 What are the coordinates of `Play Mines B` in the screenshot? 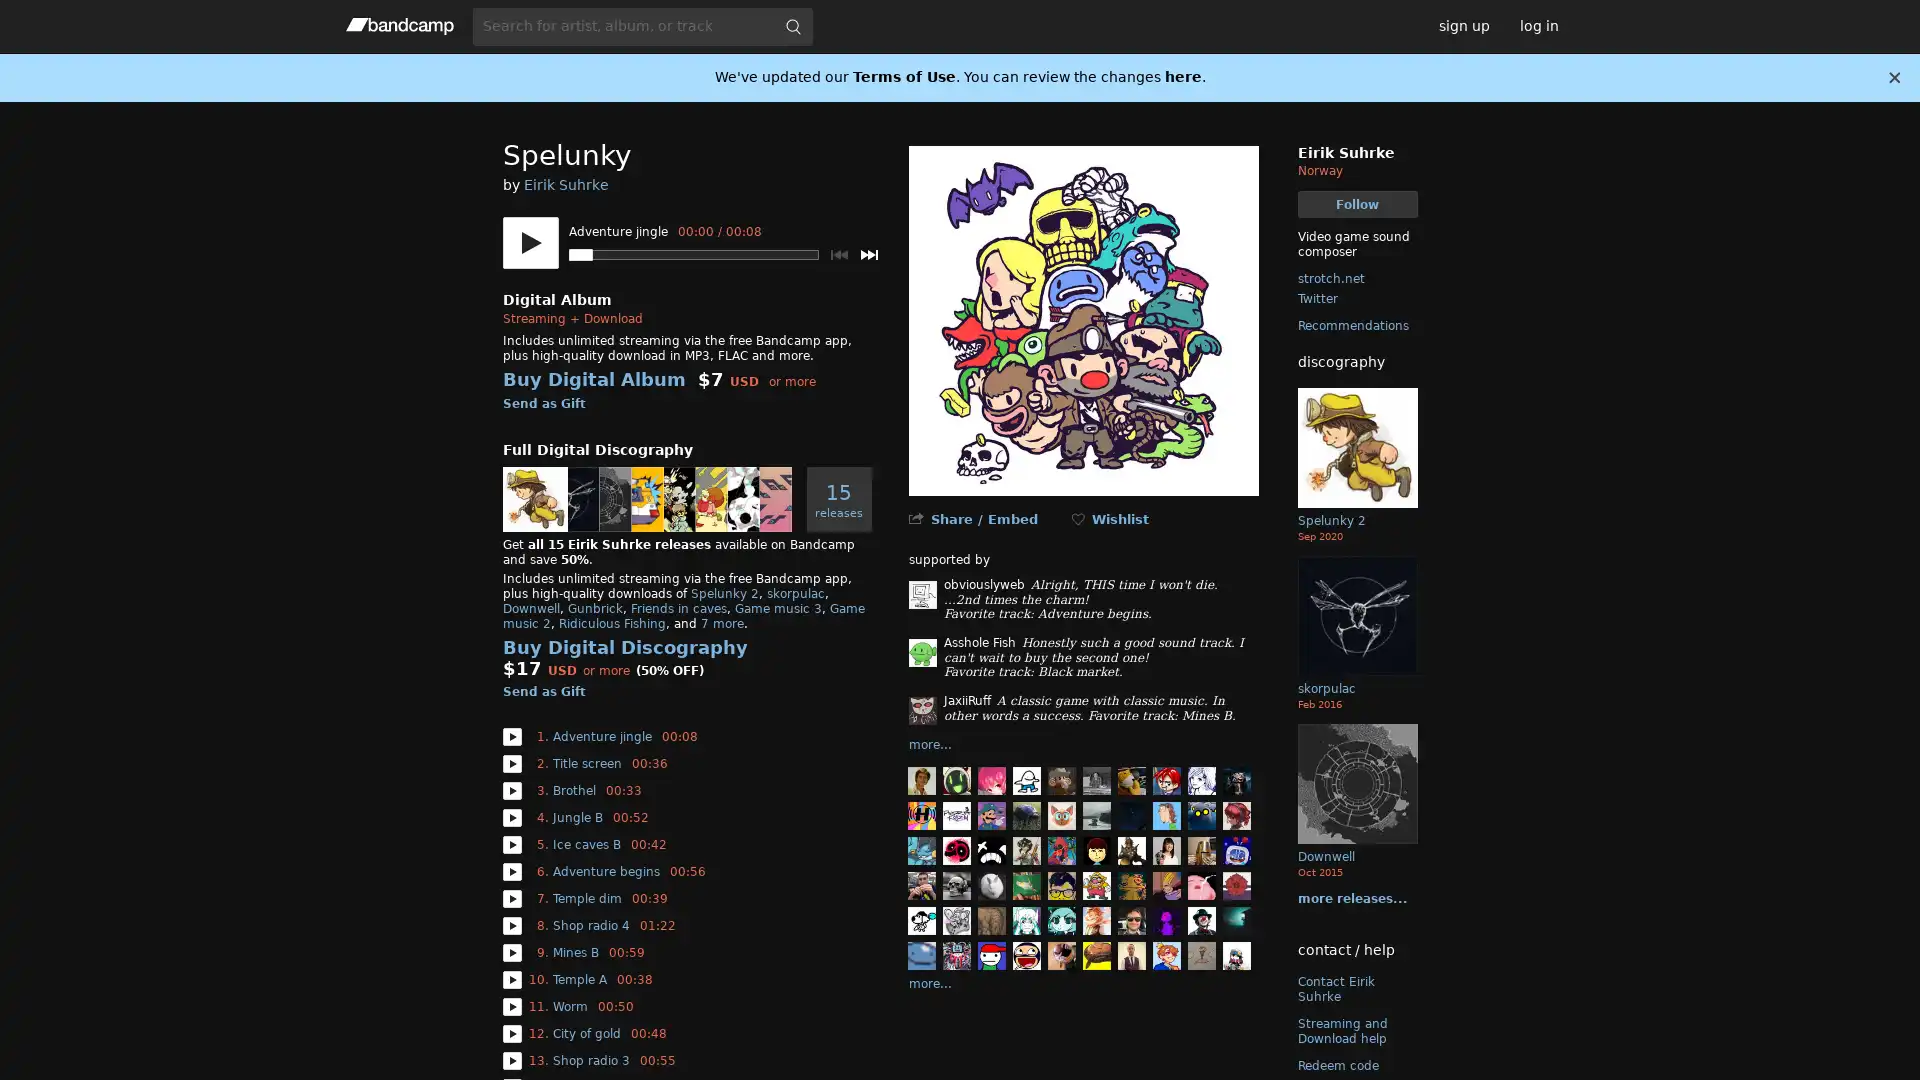 It's located at (511, 951).